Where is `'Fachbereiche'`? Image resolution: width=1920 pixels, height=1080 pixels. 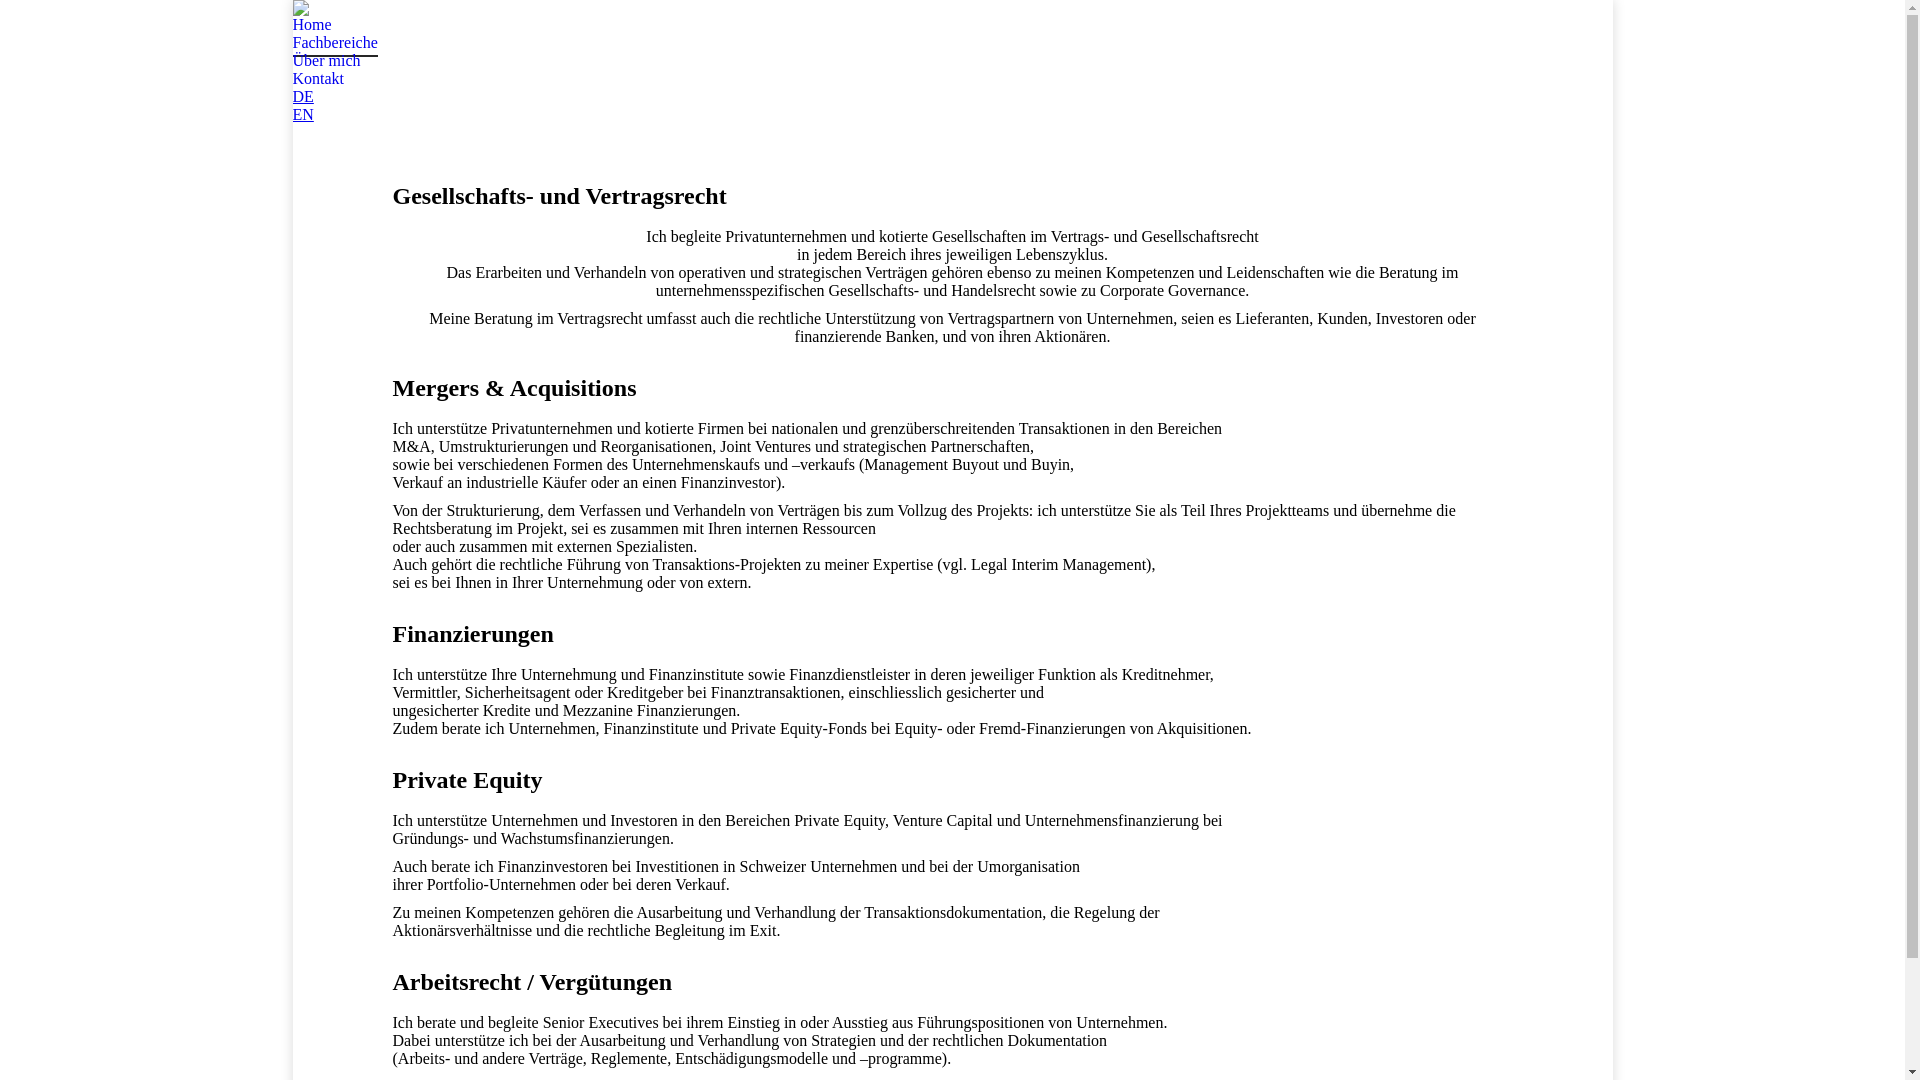 'Fachbereiche' is located at coordinates (291, 42).